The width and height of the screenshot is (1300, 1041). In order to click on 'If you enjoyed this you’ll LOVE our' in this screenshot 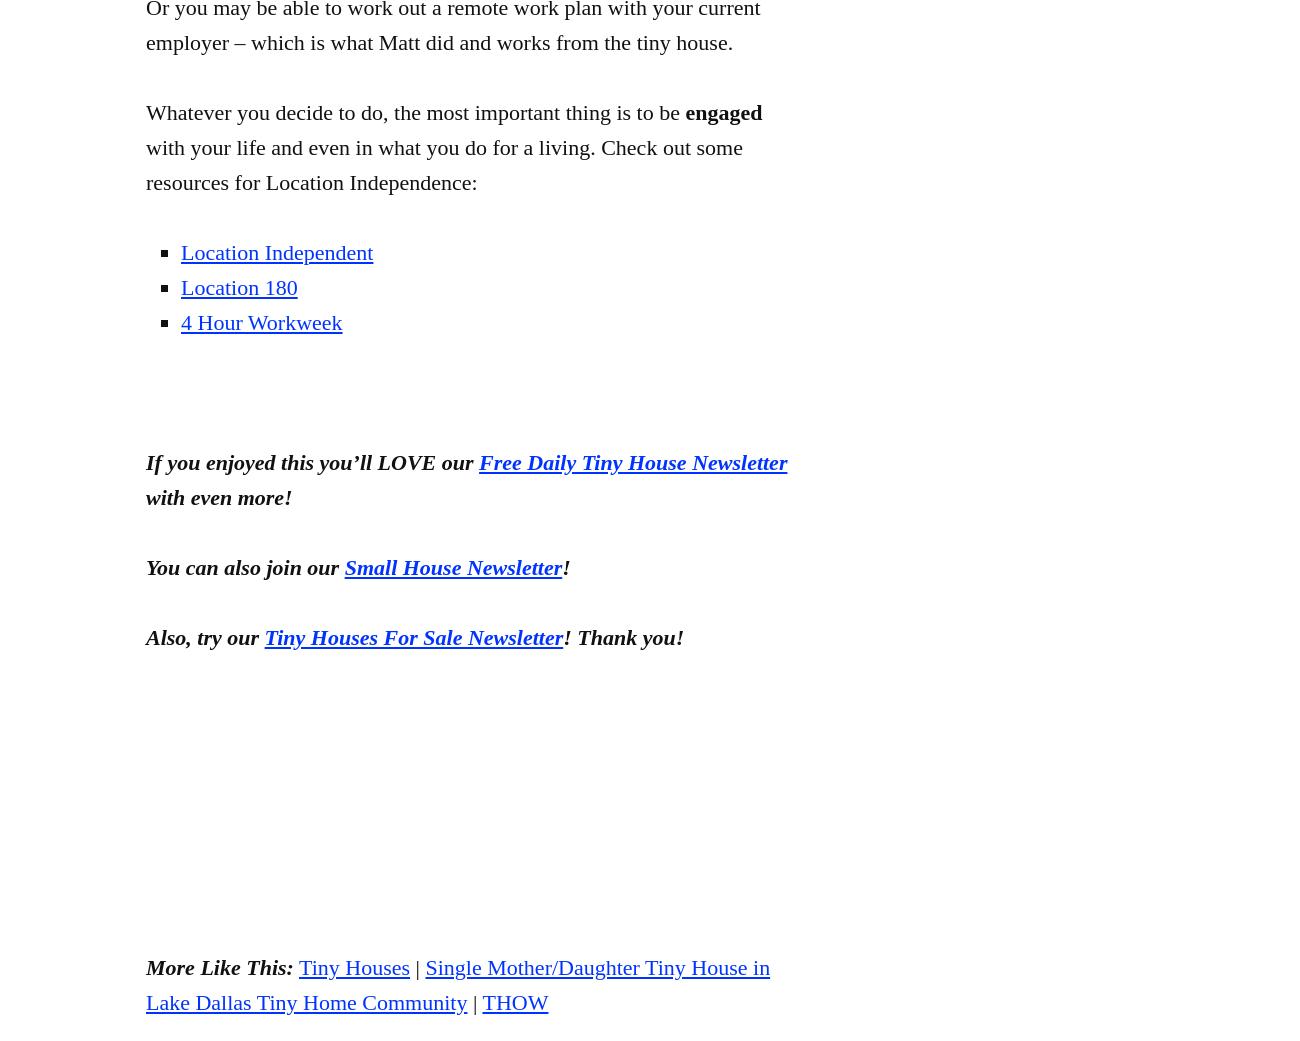, I will do `click(144, 461)`.